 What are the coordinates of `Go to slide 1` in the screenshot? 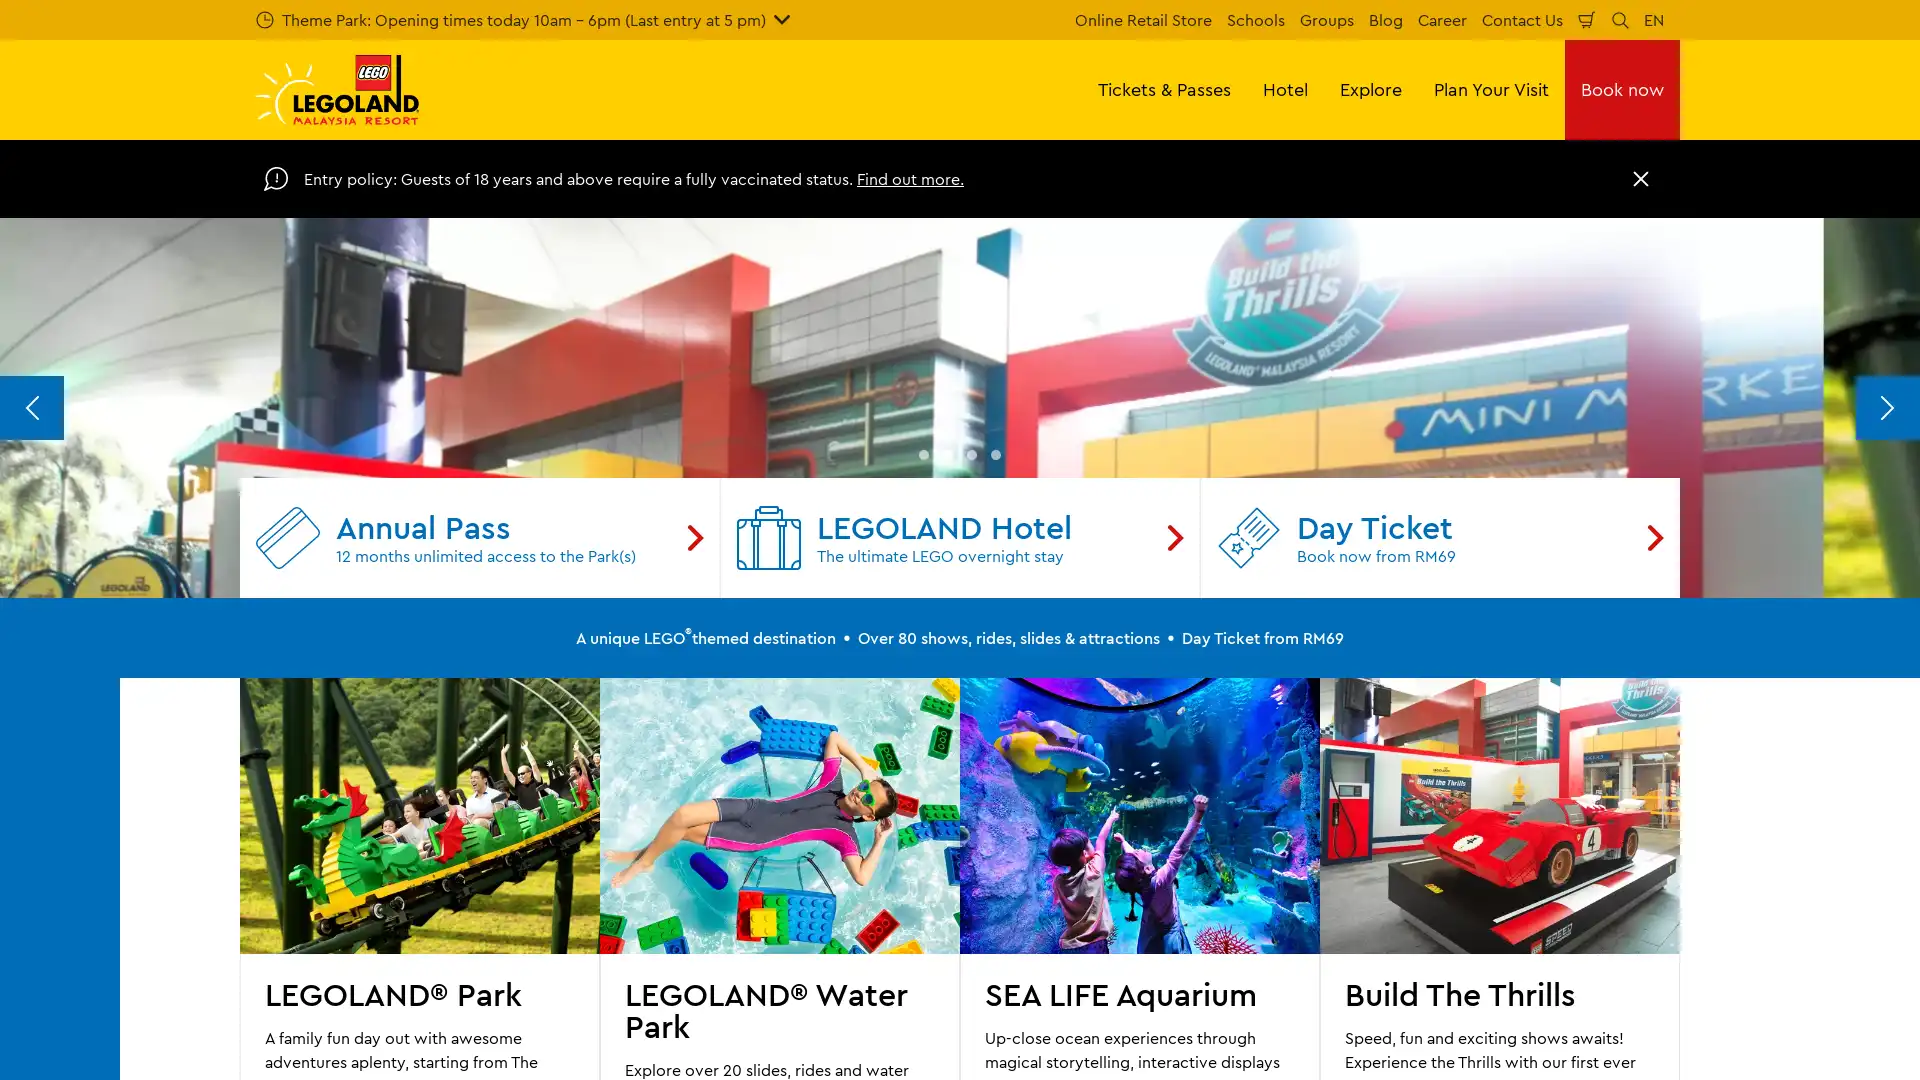 It's located at (922, 852).